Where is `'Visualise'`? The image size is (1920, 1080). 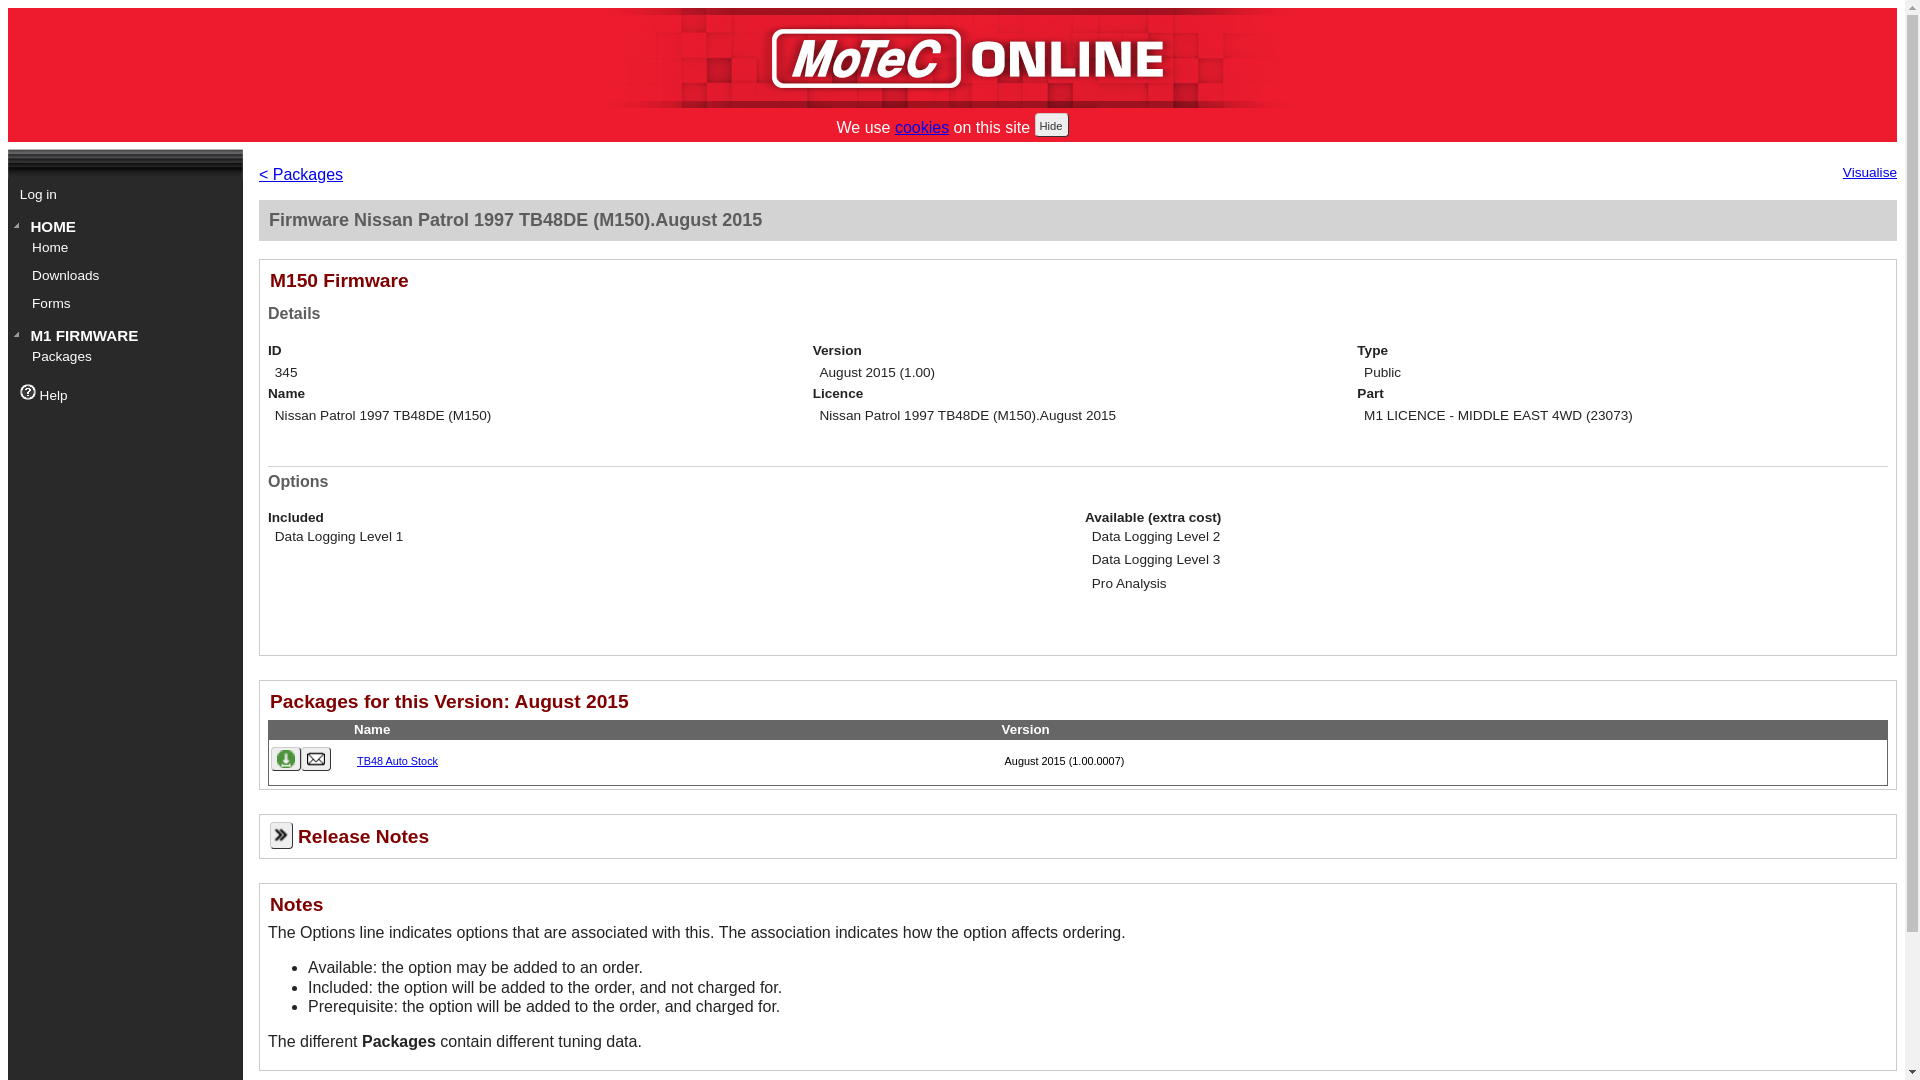
'Visualise' is located at coordinates (1869, 172).